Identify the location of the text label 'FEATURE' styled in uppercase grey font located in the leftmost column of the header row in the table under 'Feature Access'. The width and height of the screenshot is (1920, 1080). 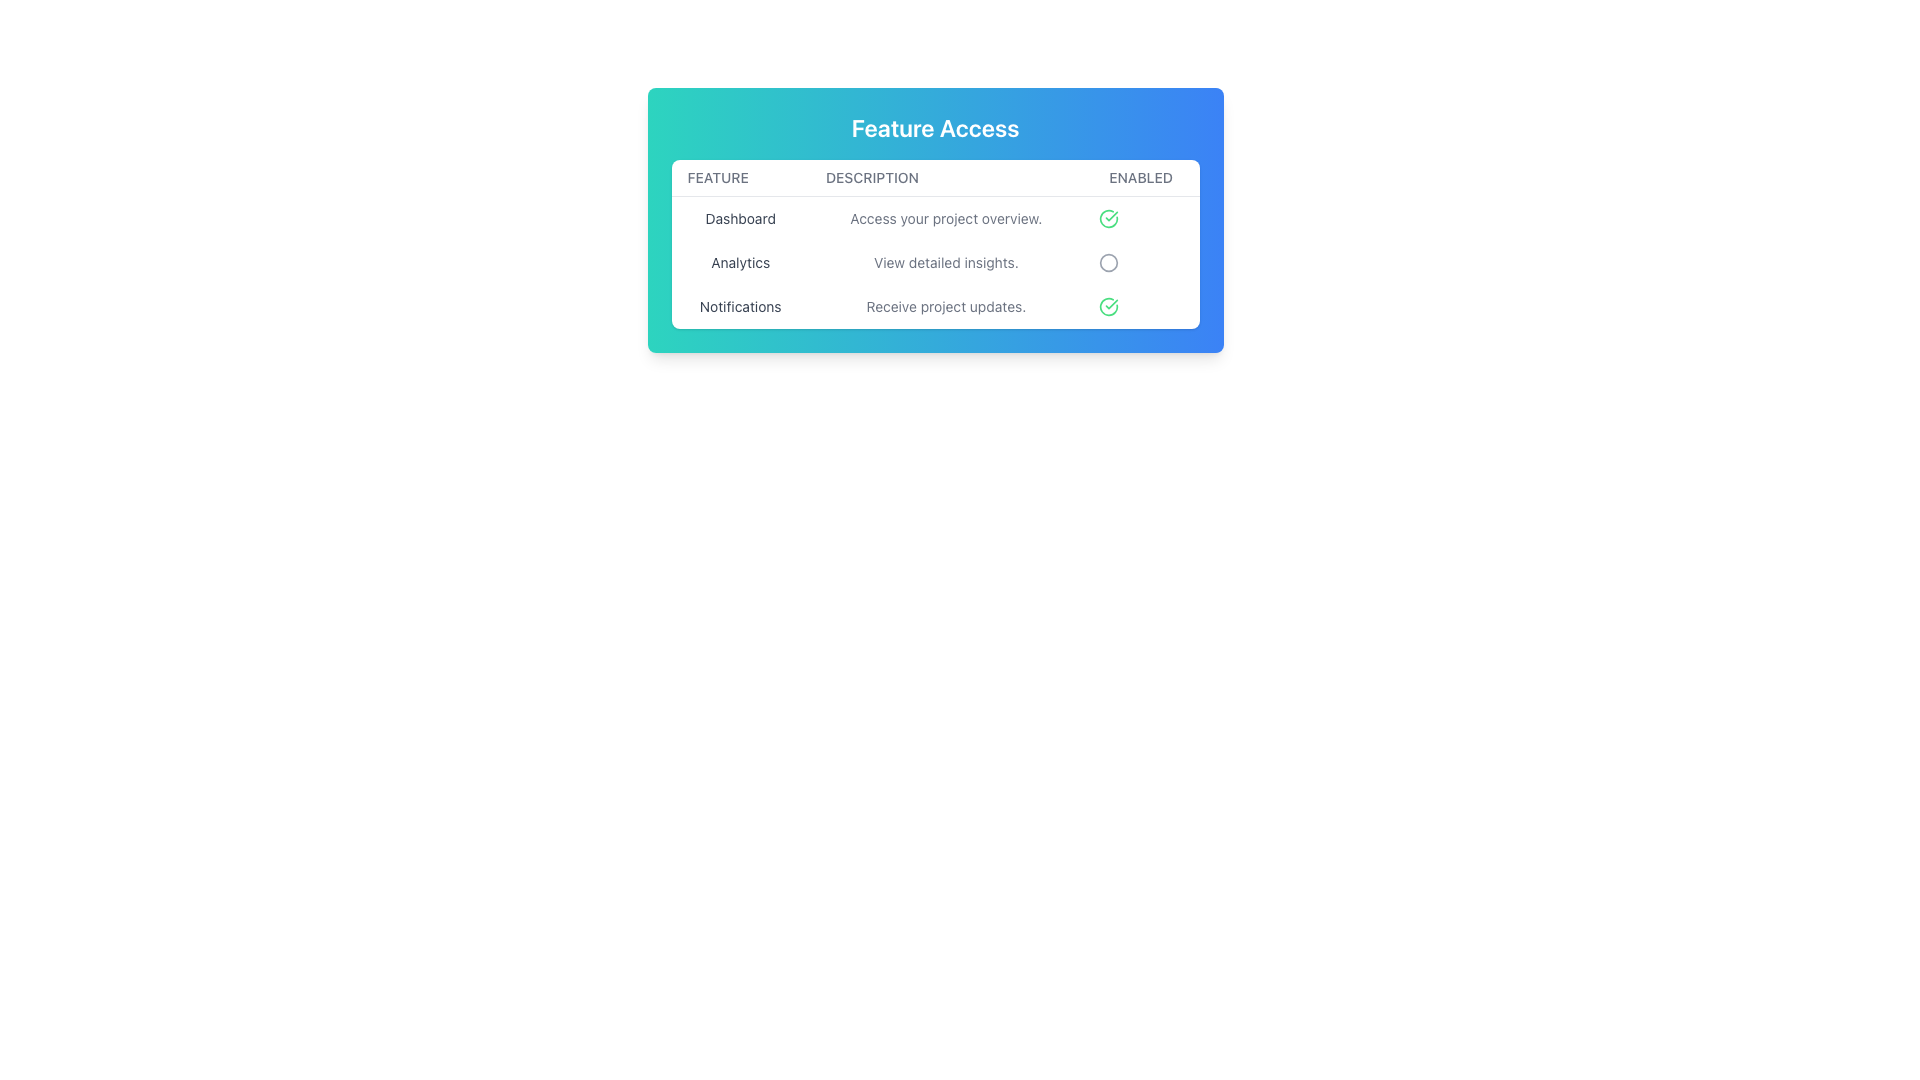
(739, 177).